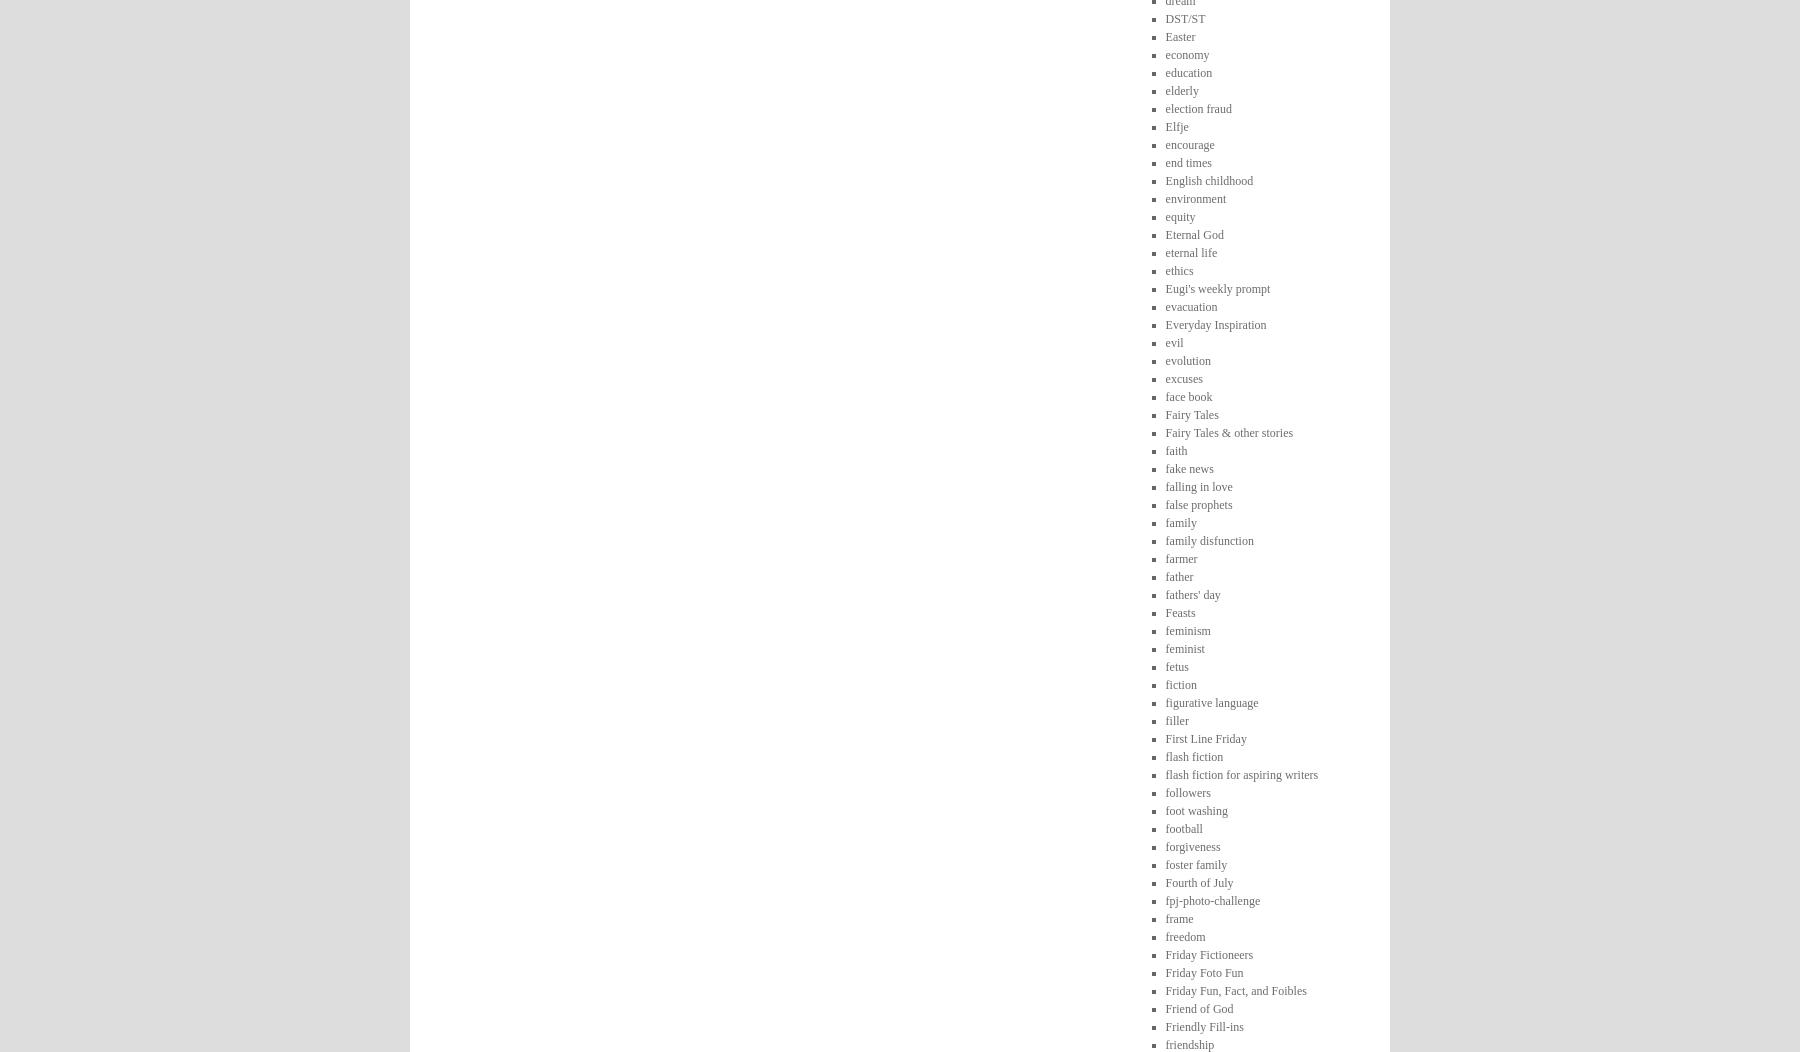  What do you see at coordinates (1192, 754) in the screenshot?
I see `'flash fiction'` at bounding box center [1192, 754].